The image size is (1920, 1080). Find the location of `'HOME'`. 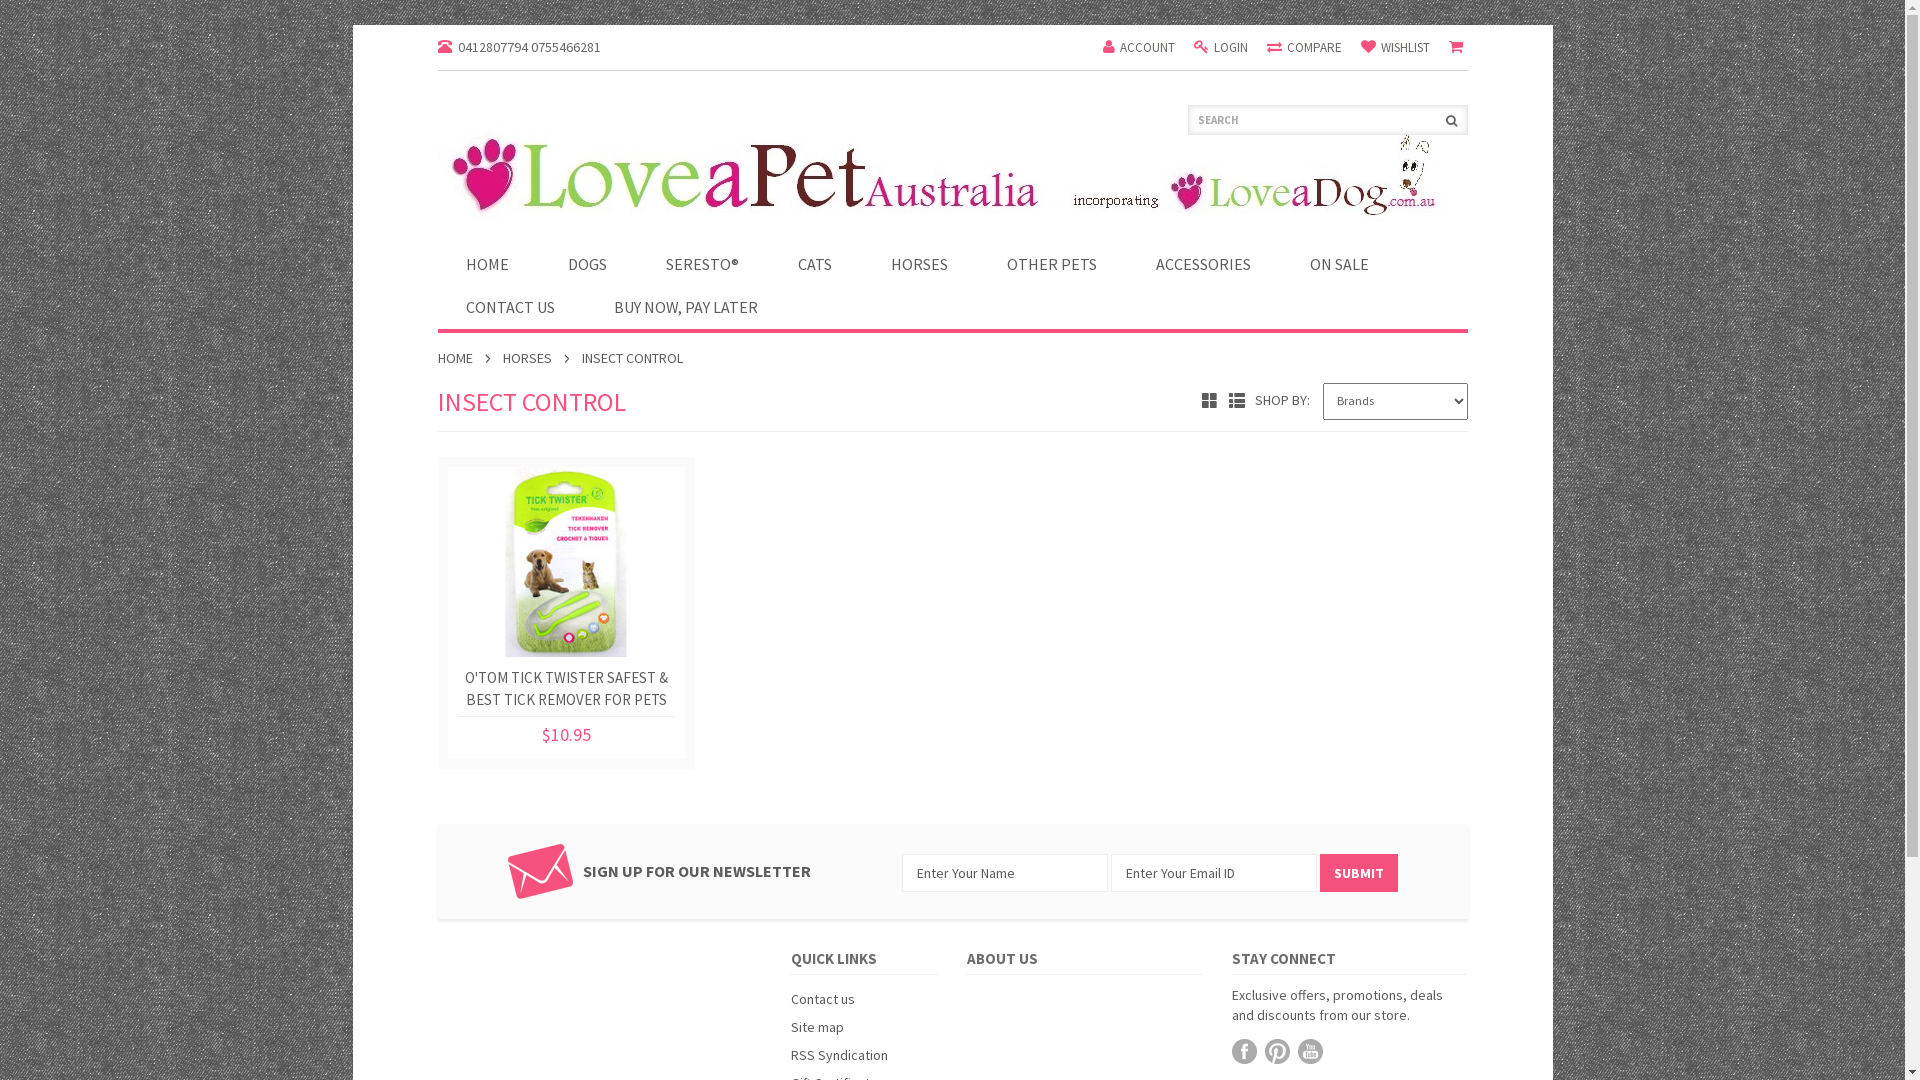

'HOME' is located at coordinates (487, 263).